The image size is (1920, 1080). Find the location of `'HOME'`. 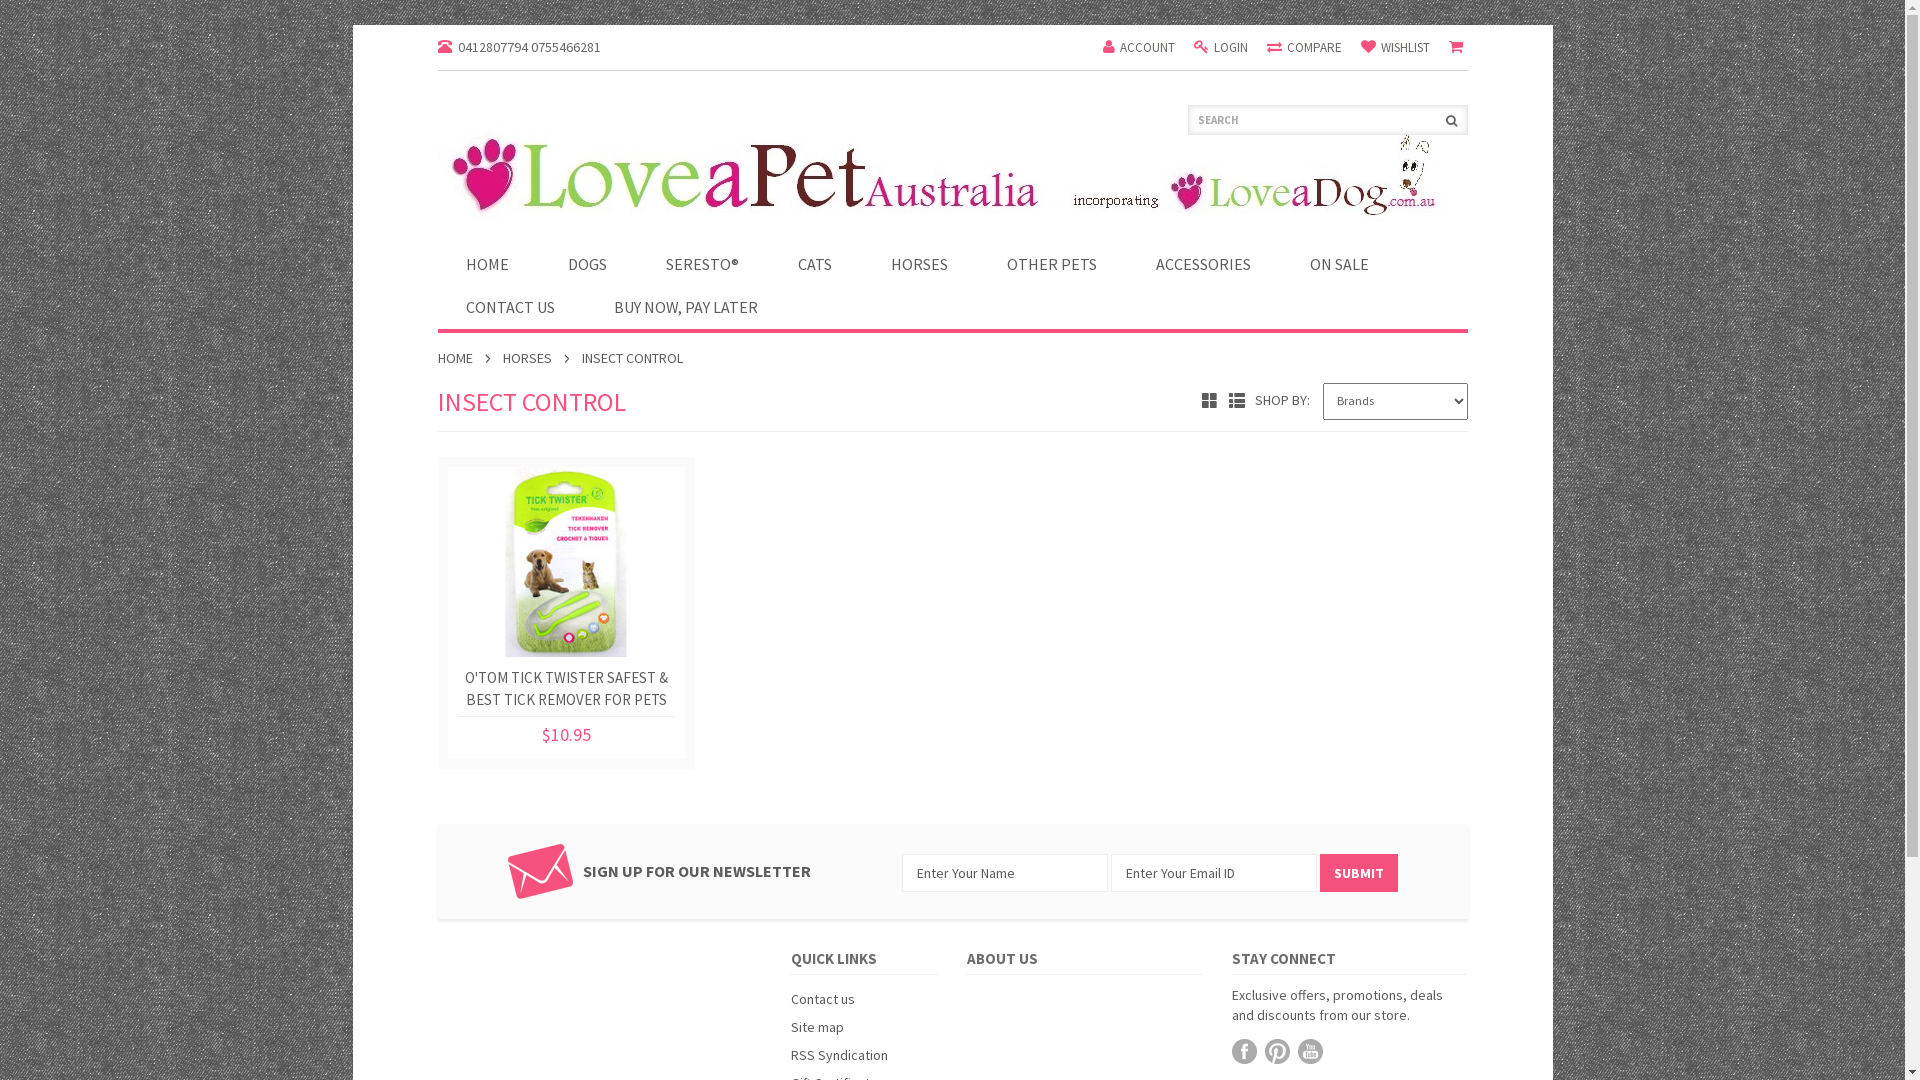

'HOME' is located at coordinates (487, 263).